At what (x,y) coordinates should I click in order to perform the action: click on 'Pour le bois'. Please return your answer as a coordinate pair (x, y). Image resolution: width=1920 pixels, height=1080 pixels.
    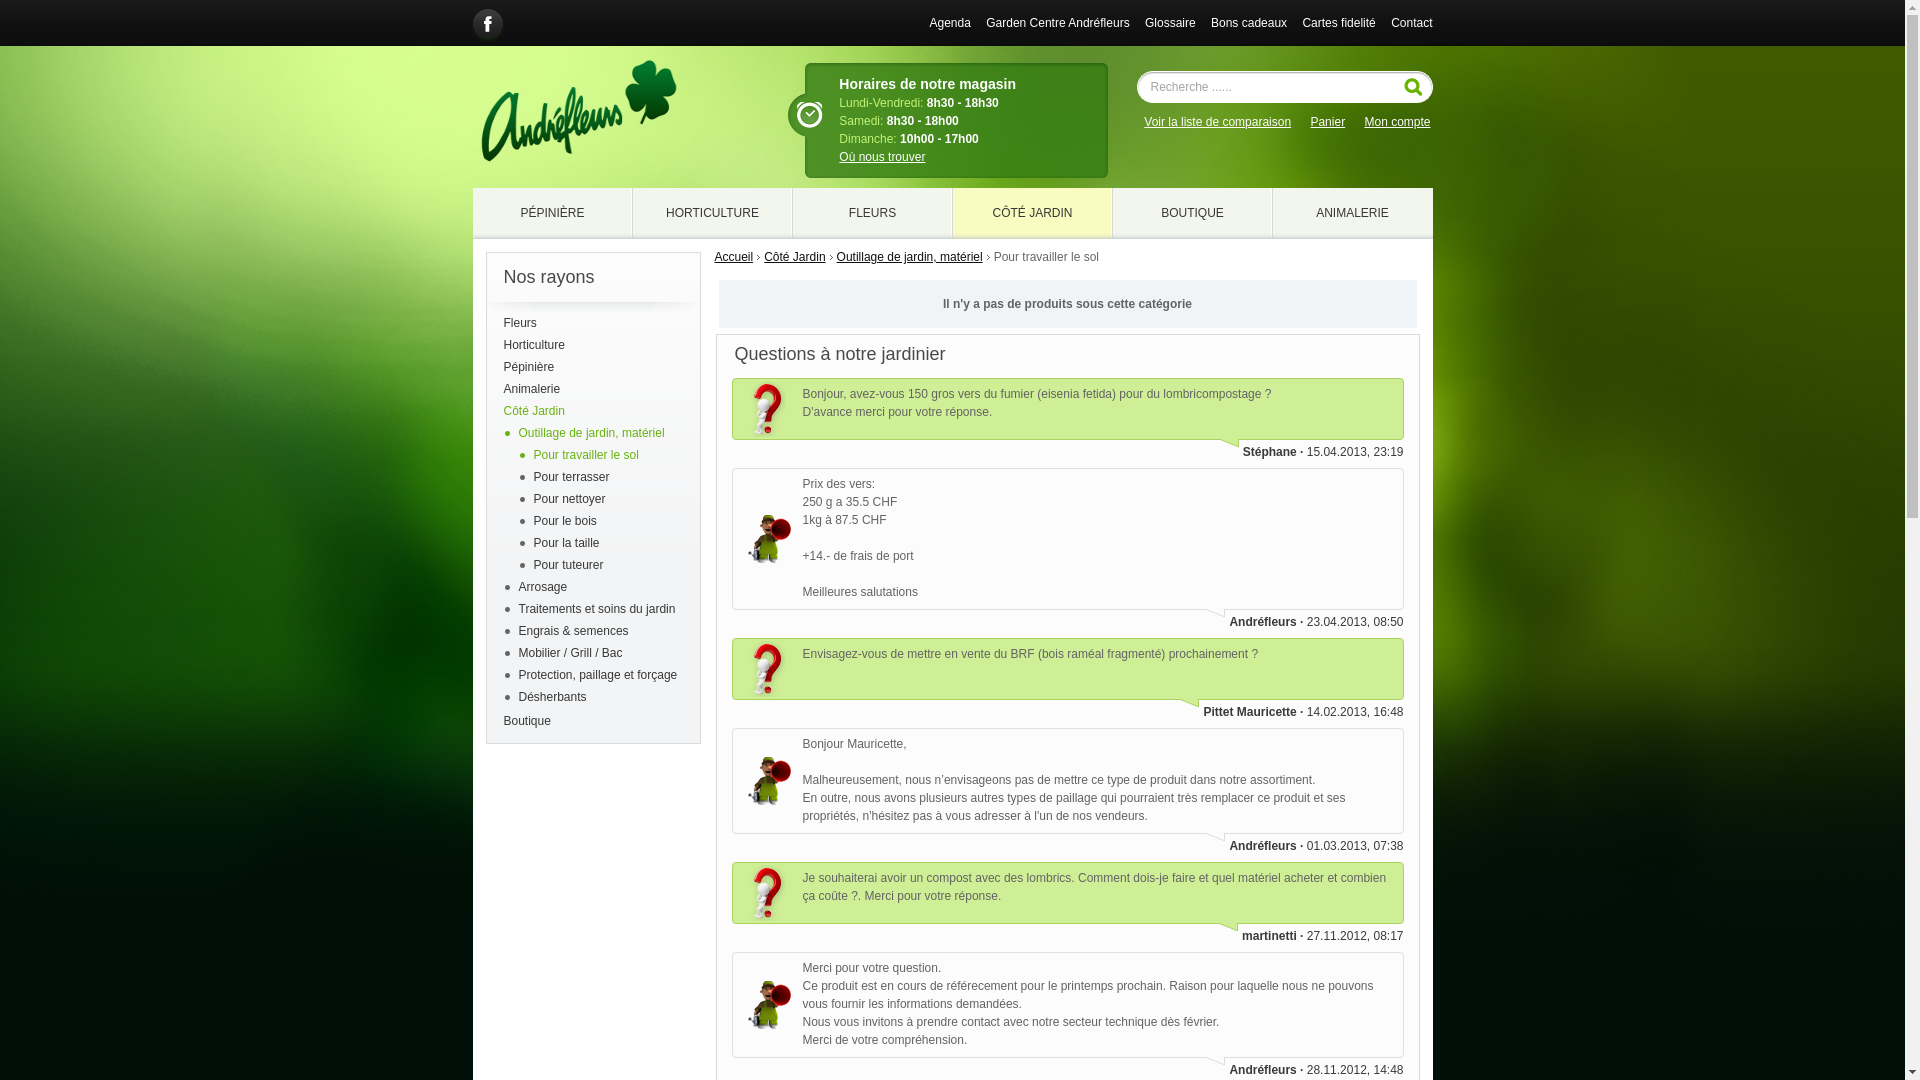
    Looking at the image, I should click on (564, 519).